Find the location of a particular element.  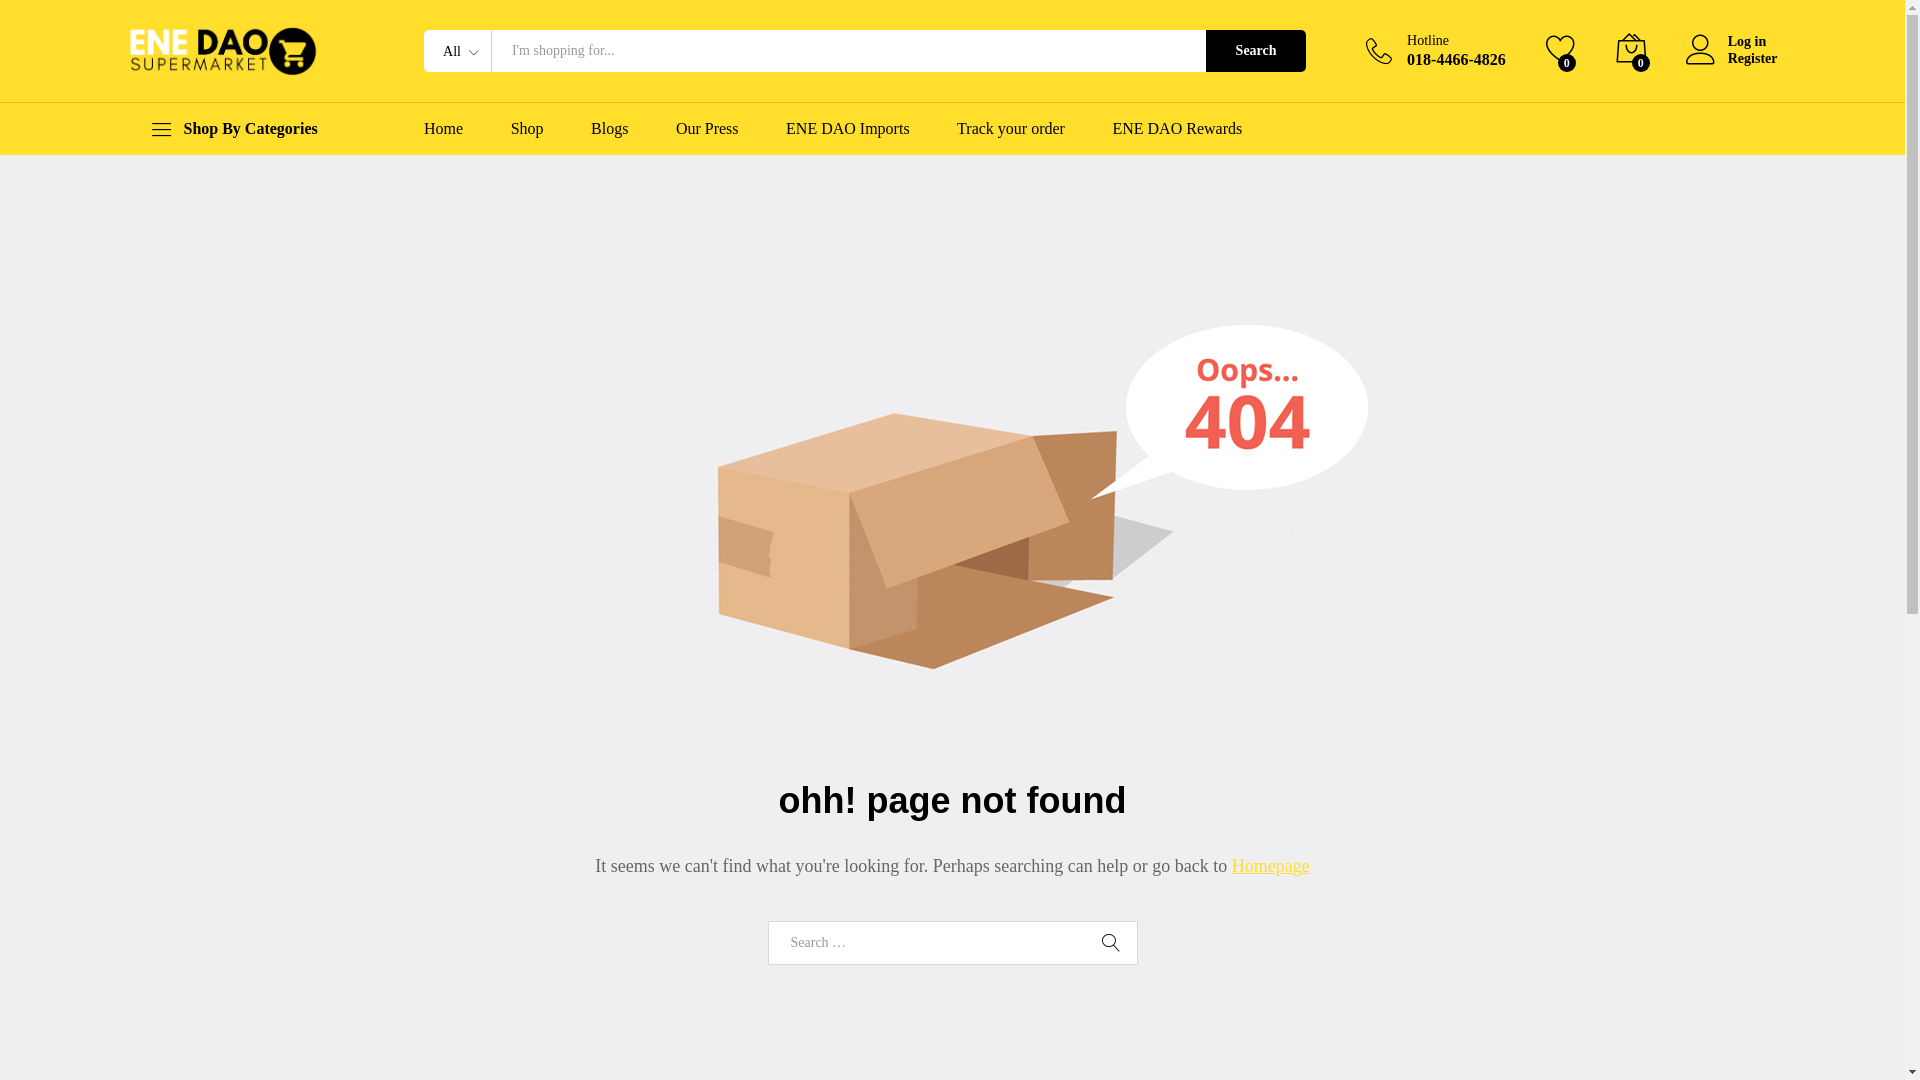

'Search' is located at coordinates (1255, 49).